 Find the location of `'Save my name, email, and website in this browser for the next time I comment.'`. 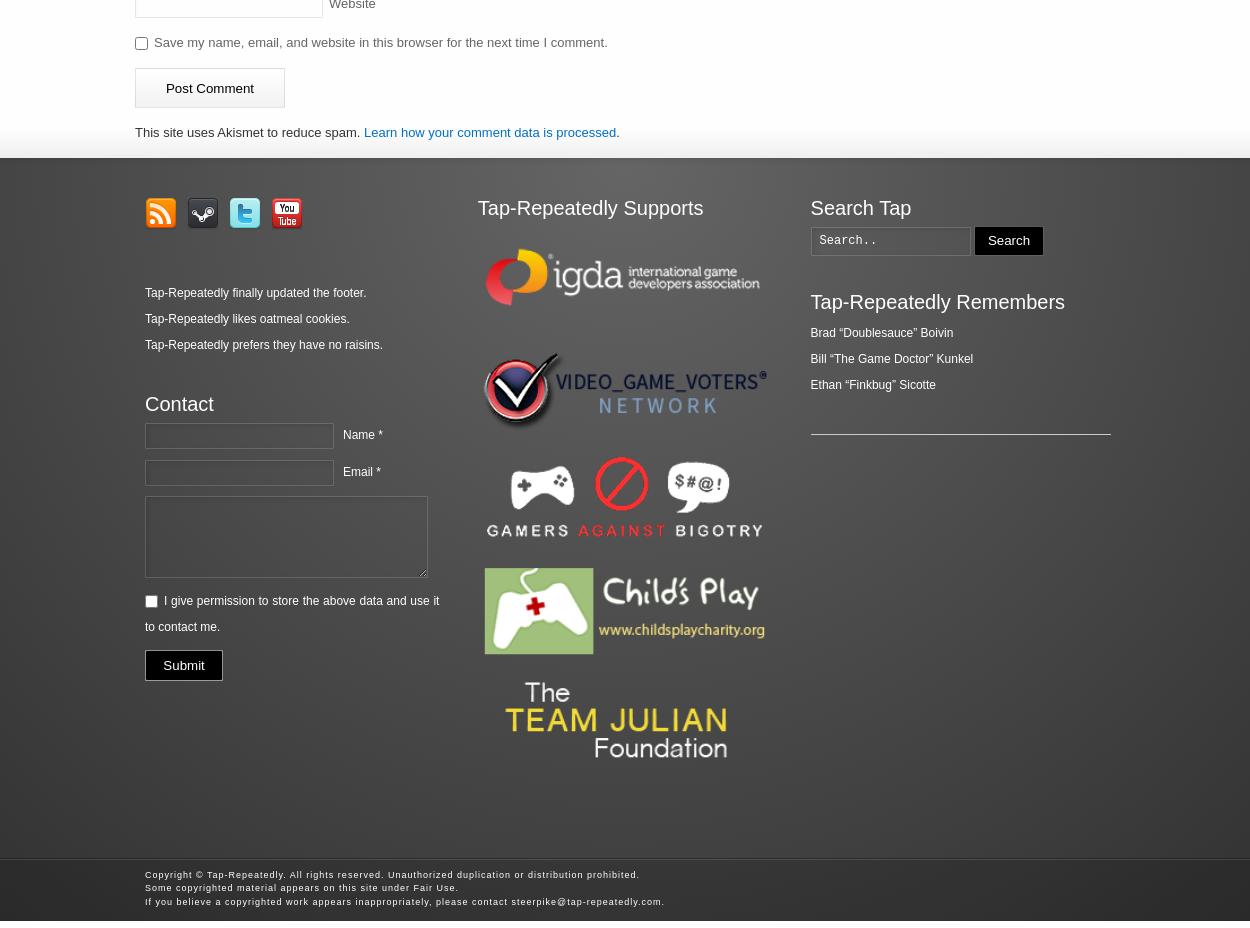

'Save my name, email, and website in this browser for the next time I comment.' is located at coordinates (380, 41).